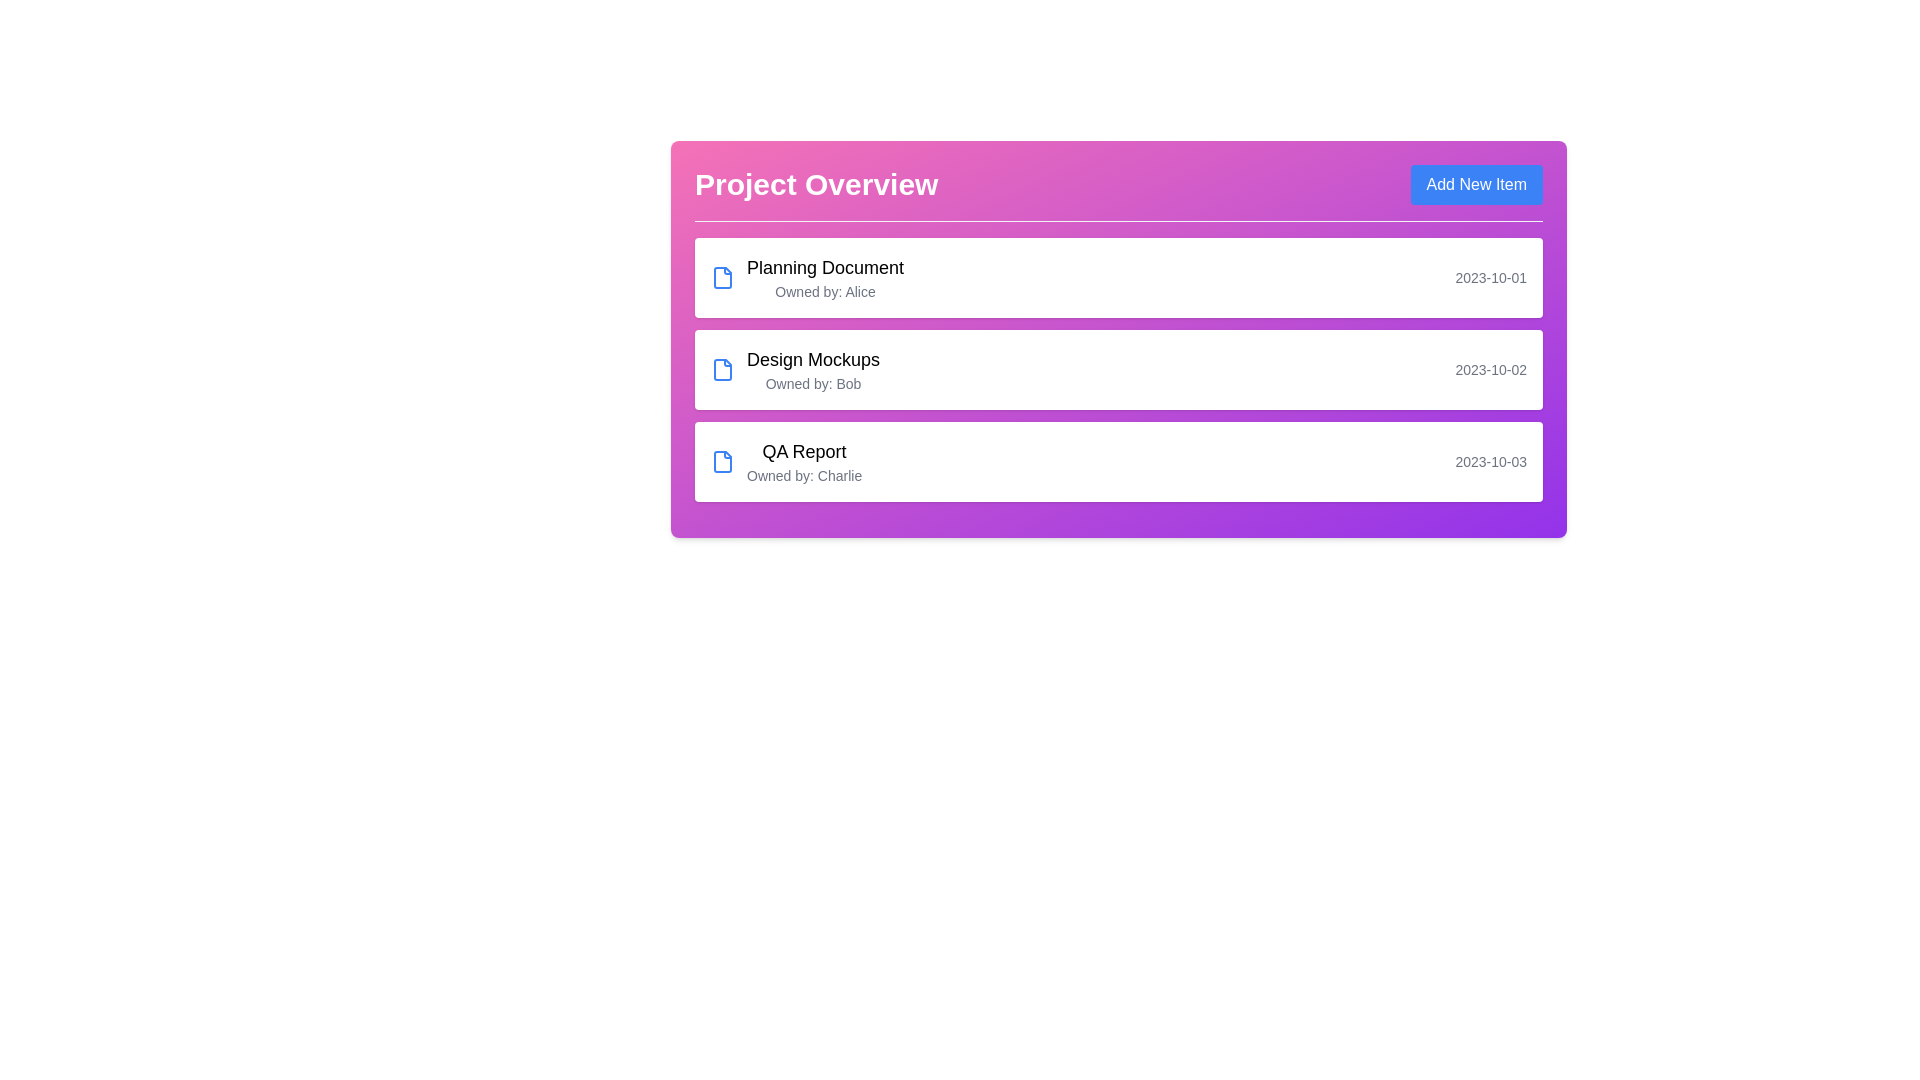 This screenshot has height=1080, width=1920. What do you see at coordinates (1117, 370) in the screenshot?
I see `the second item card in the project or document list, which is located centrally beneath 'Planning Document Owned by: Alice' and above 'QA Report Owned by: Charlie'` at bounding box center [1117, 370].